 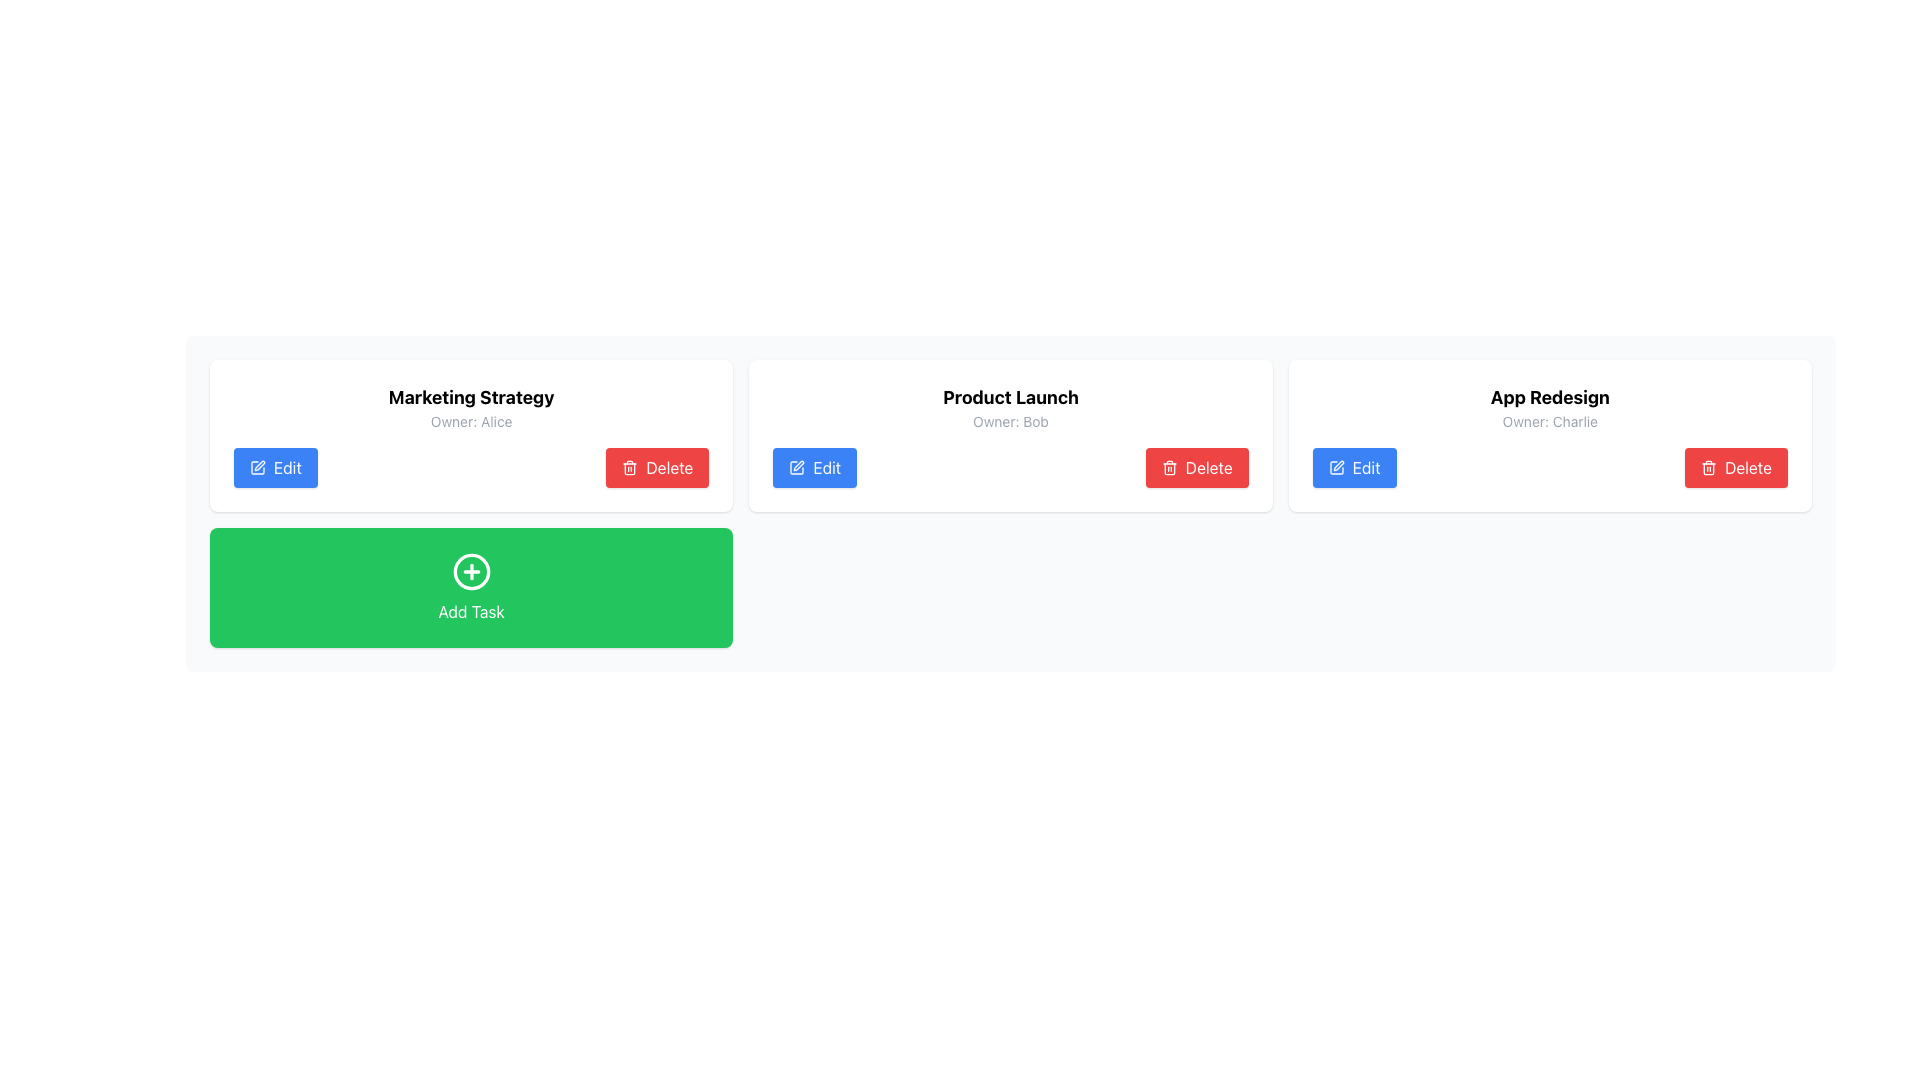 What do you see at coordinates (629, 467) in the screenshot?
I see `the trash bin icon located to the left of the 'Delete' button text in the red-colored button on the first card labeled 'Marketing Strategy'` at bounding box center [629, 467].